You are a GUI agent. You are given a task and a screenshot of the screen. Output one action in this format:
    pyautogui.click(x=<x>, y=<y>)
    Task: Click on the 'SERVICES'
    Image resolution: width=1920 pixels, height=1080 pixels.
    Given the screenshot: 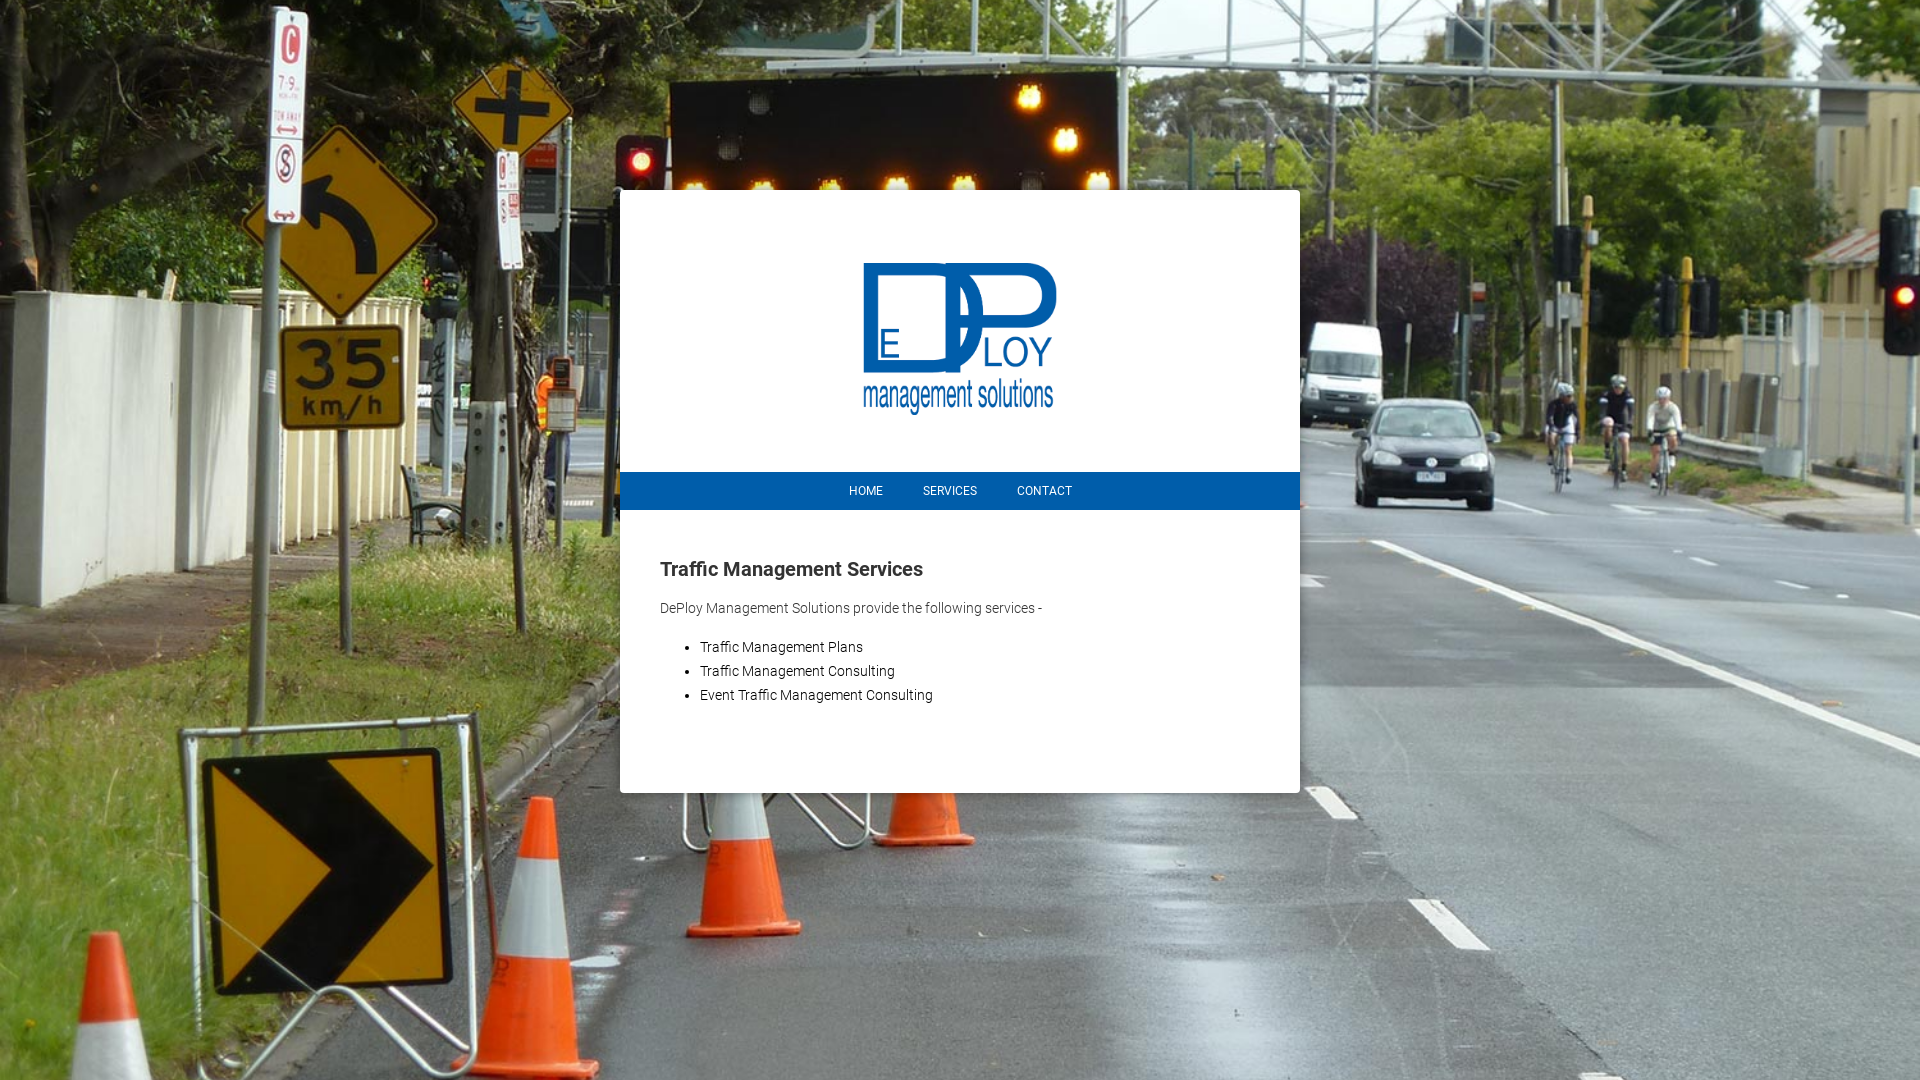 What is the action you would take?
    pyautogui.click(x=948, y=490)
    